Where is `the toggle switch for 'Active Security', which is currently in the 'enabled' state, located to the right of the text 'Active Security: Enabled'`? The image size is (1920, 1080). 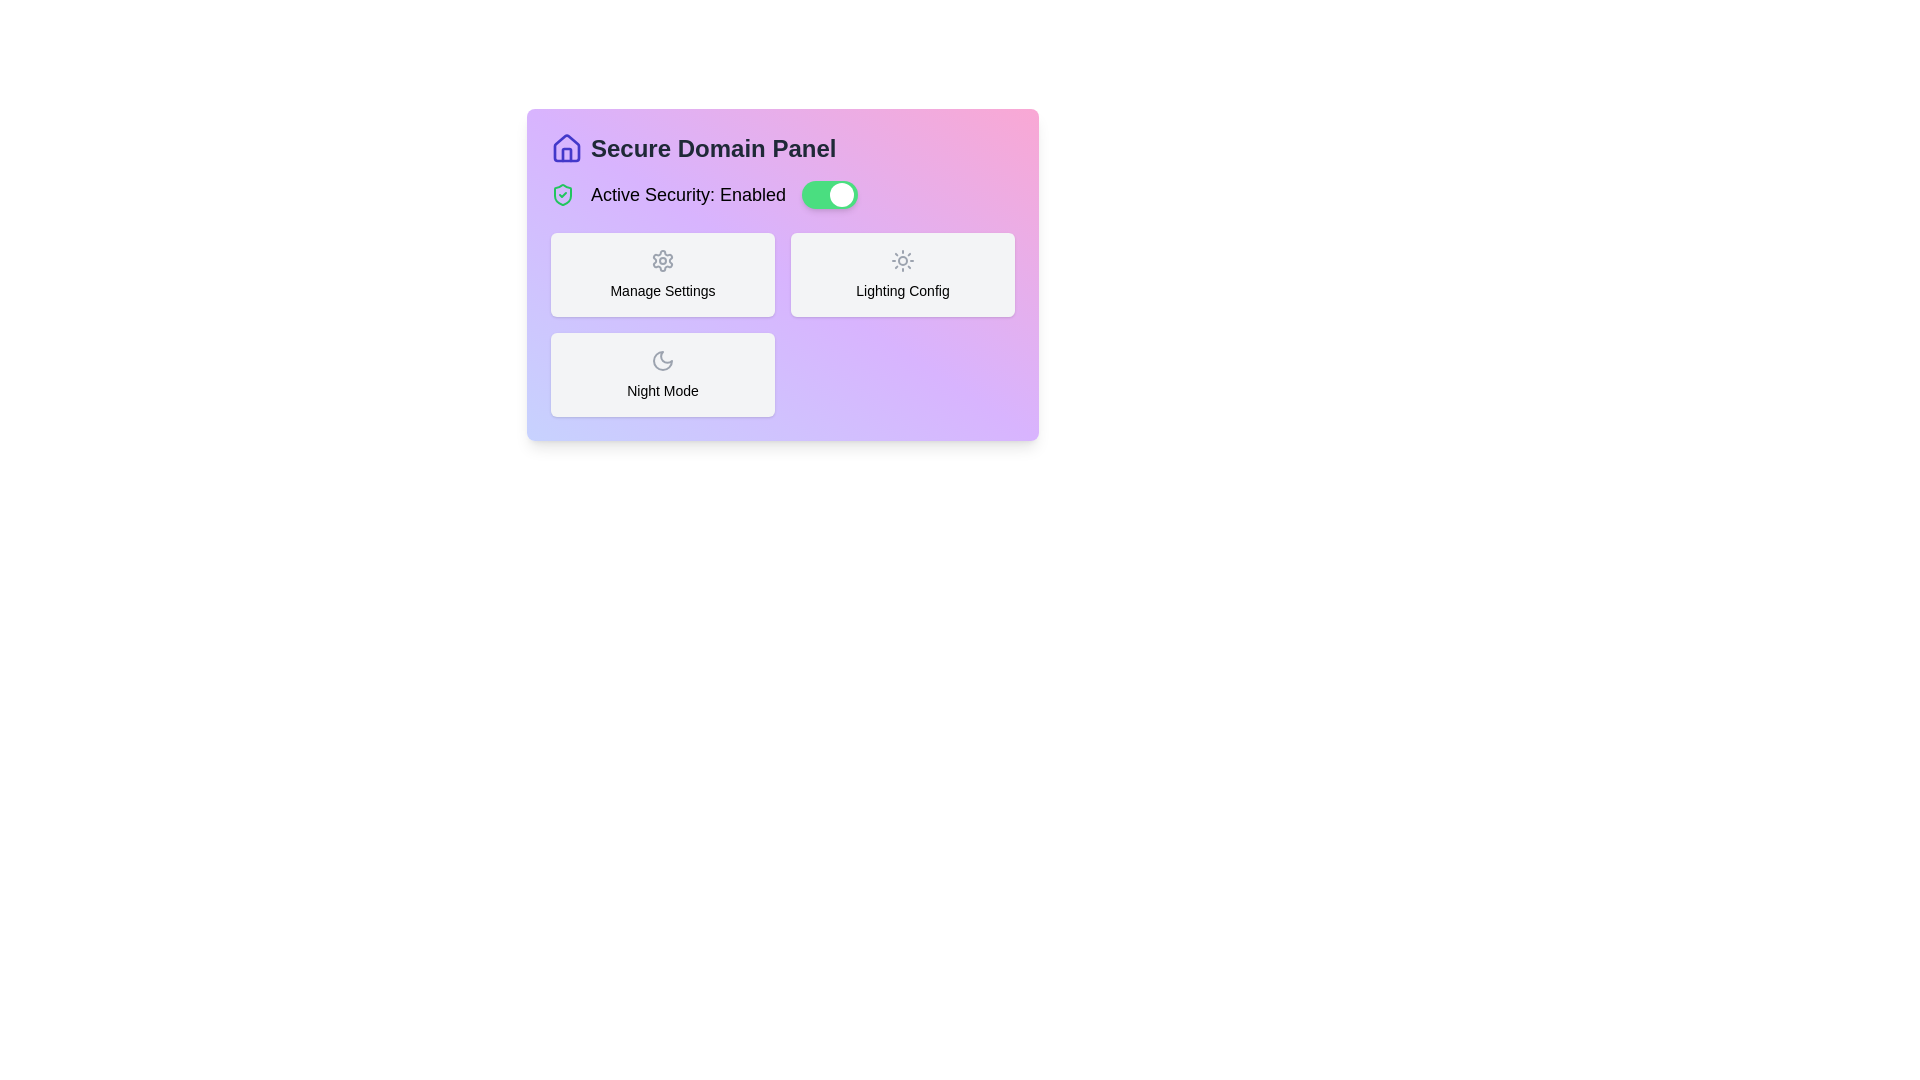 the toggle switch for 'Active Security', which is currently in the 'enabled' state, located to the right of the text 'Active Security: Enabled' is located at coordinates (830, 195).